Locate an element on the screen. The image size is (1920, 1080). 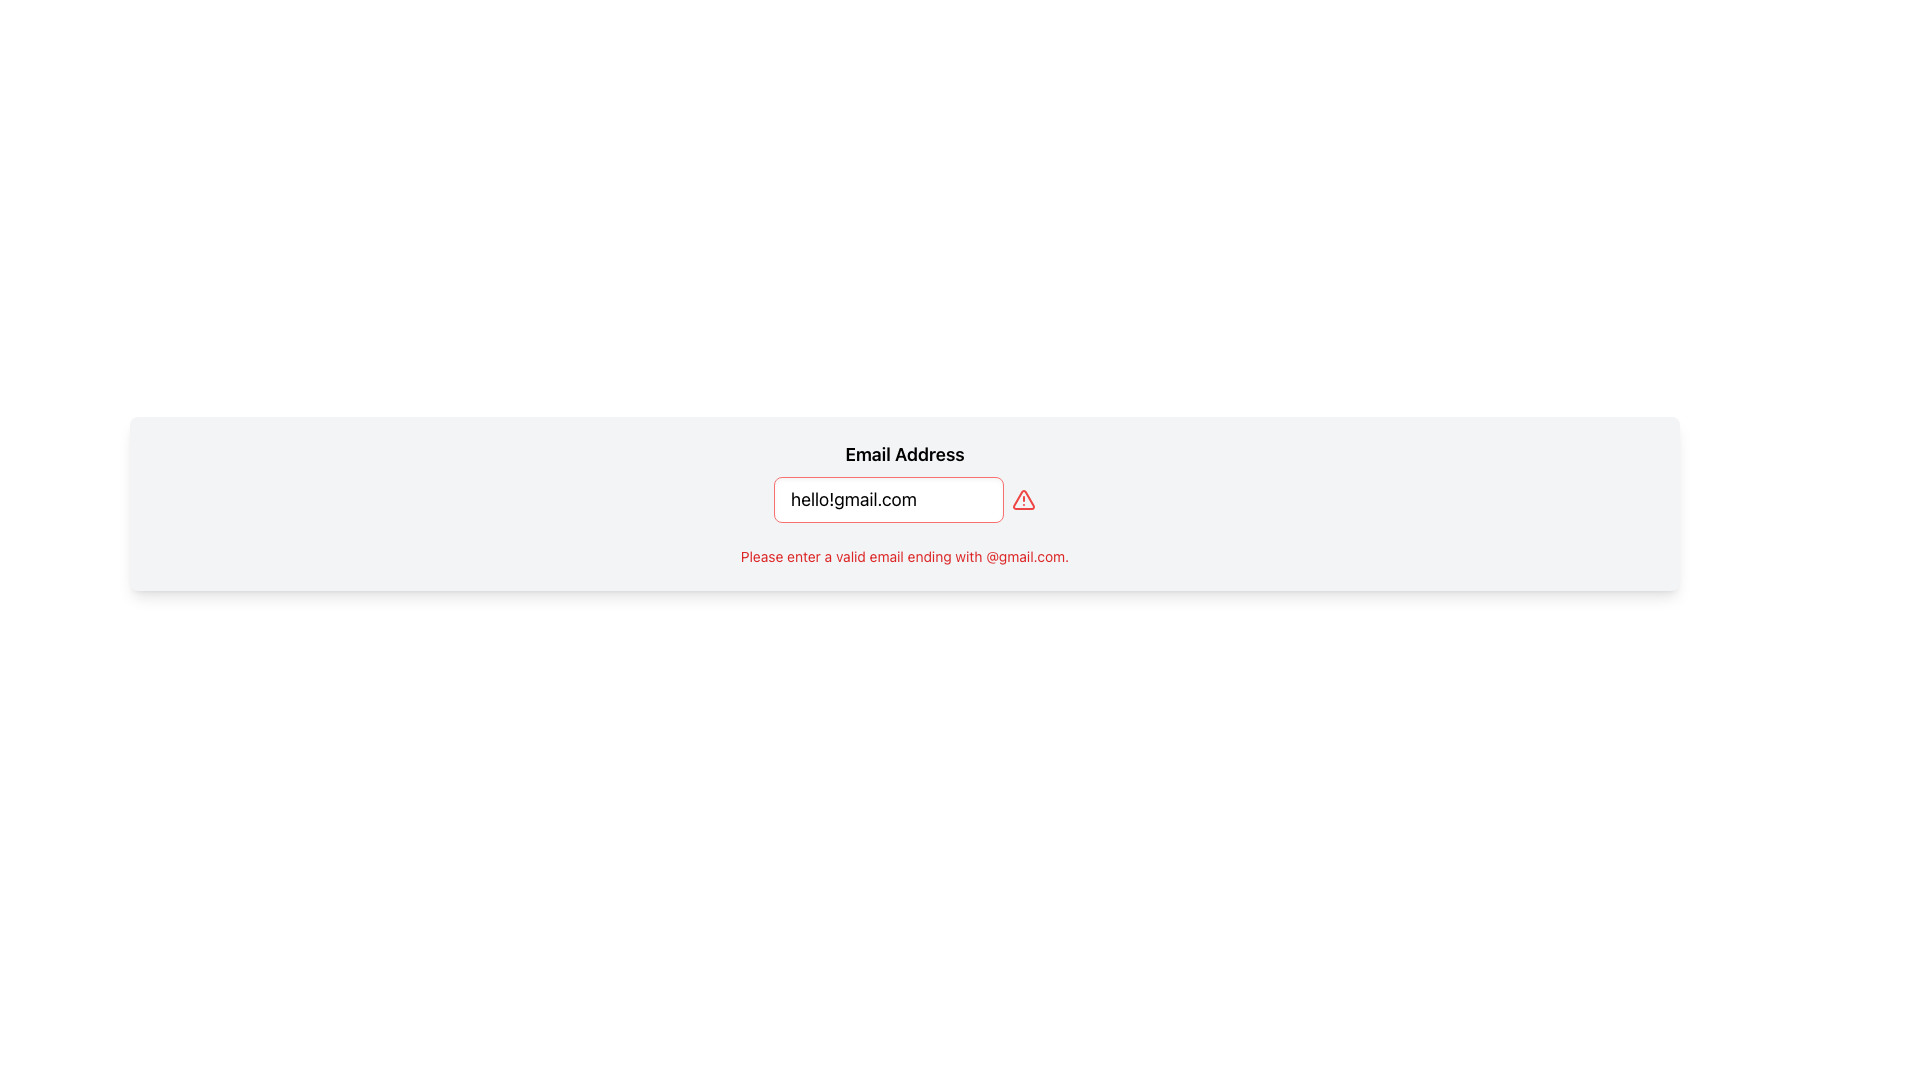
the red warning triangle icon is located at coordinates (1023, 499).